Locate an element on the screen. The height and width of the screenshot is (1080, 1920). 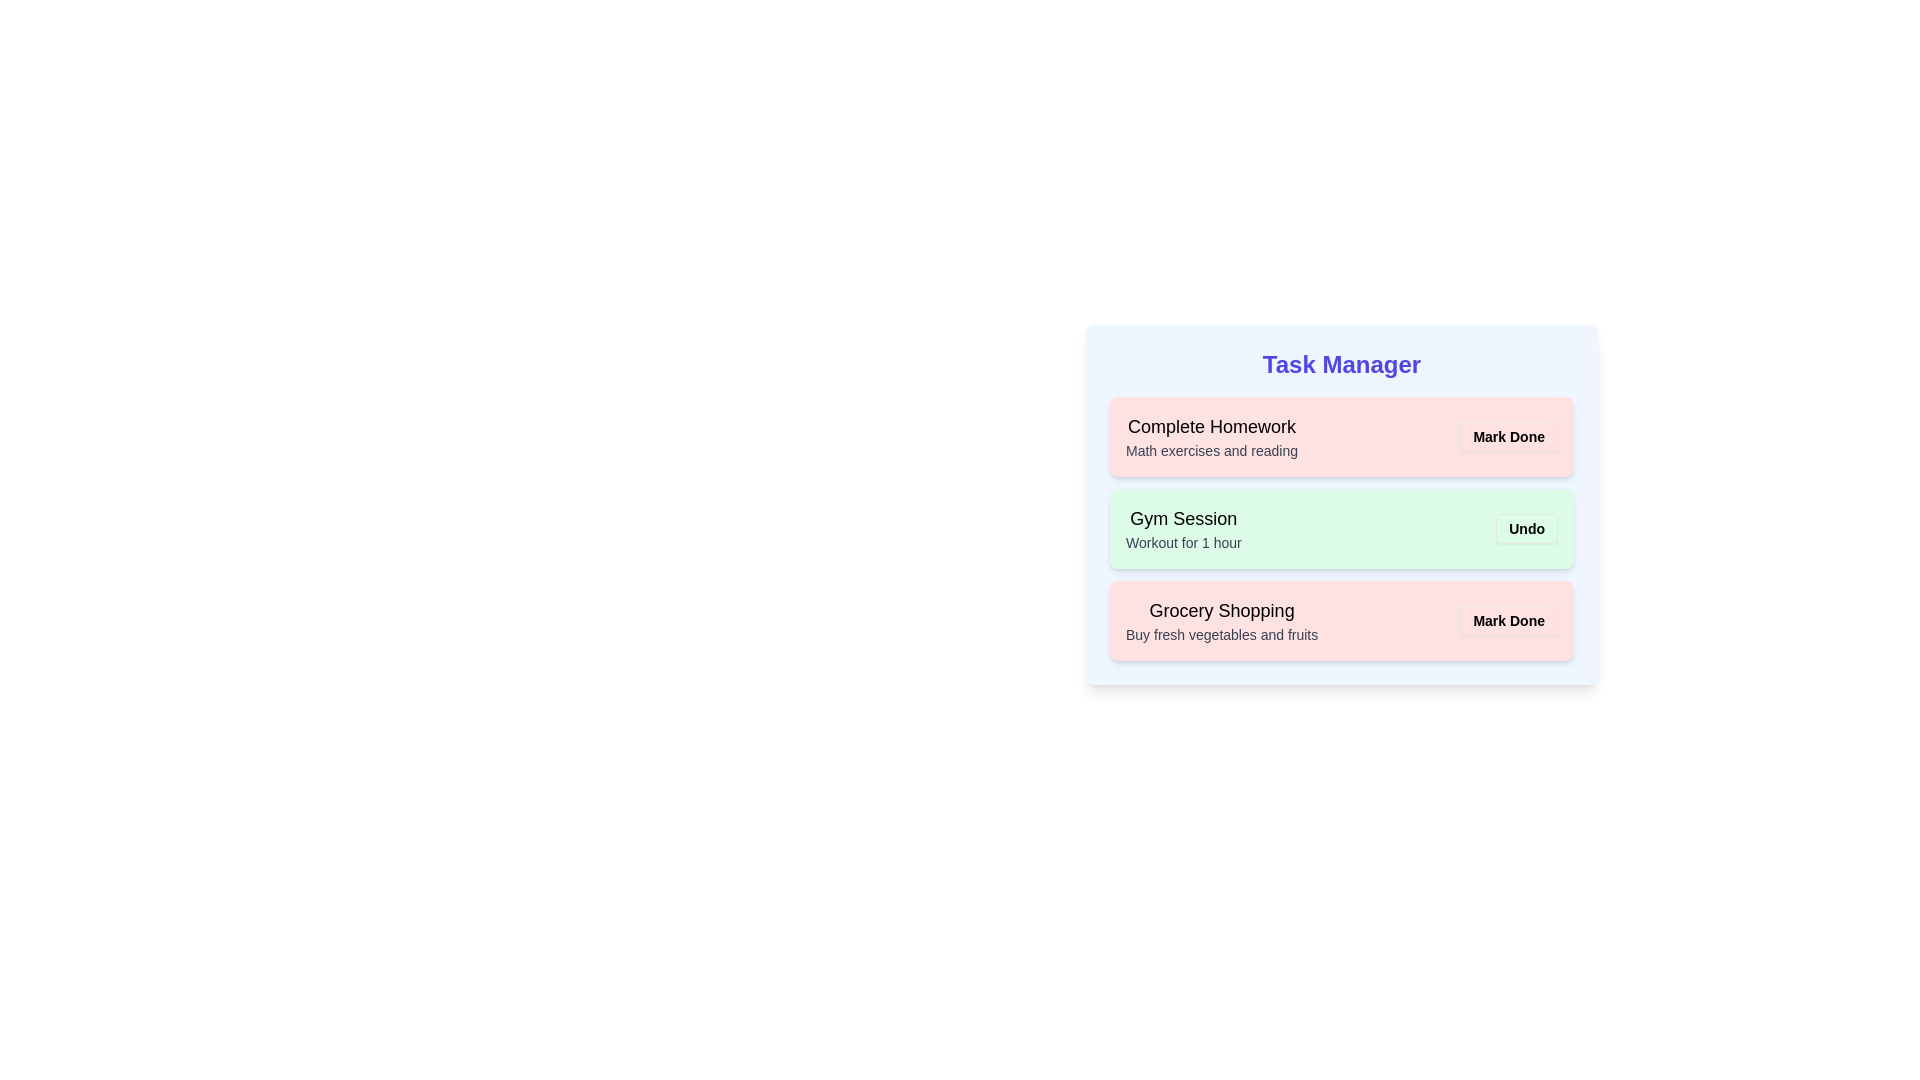
the task title Complete Homework in the task list is located at coordinates (1210, 426).